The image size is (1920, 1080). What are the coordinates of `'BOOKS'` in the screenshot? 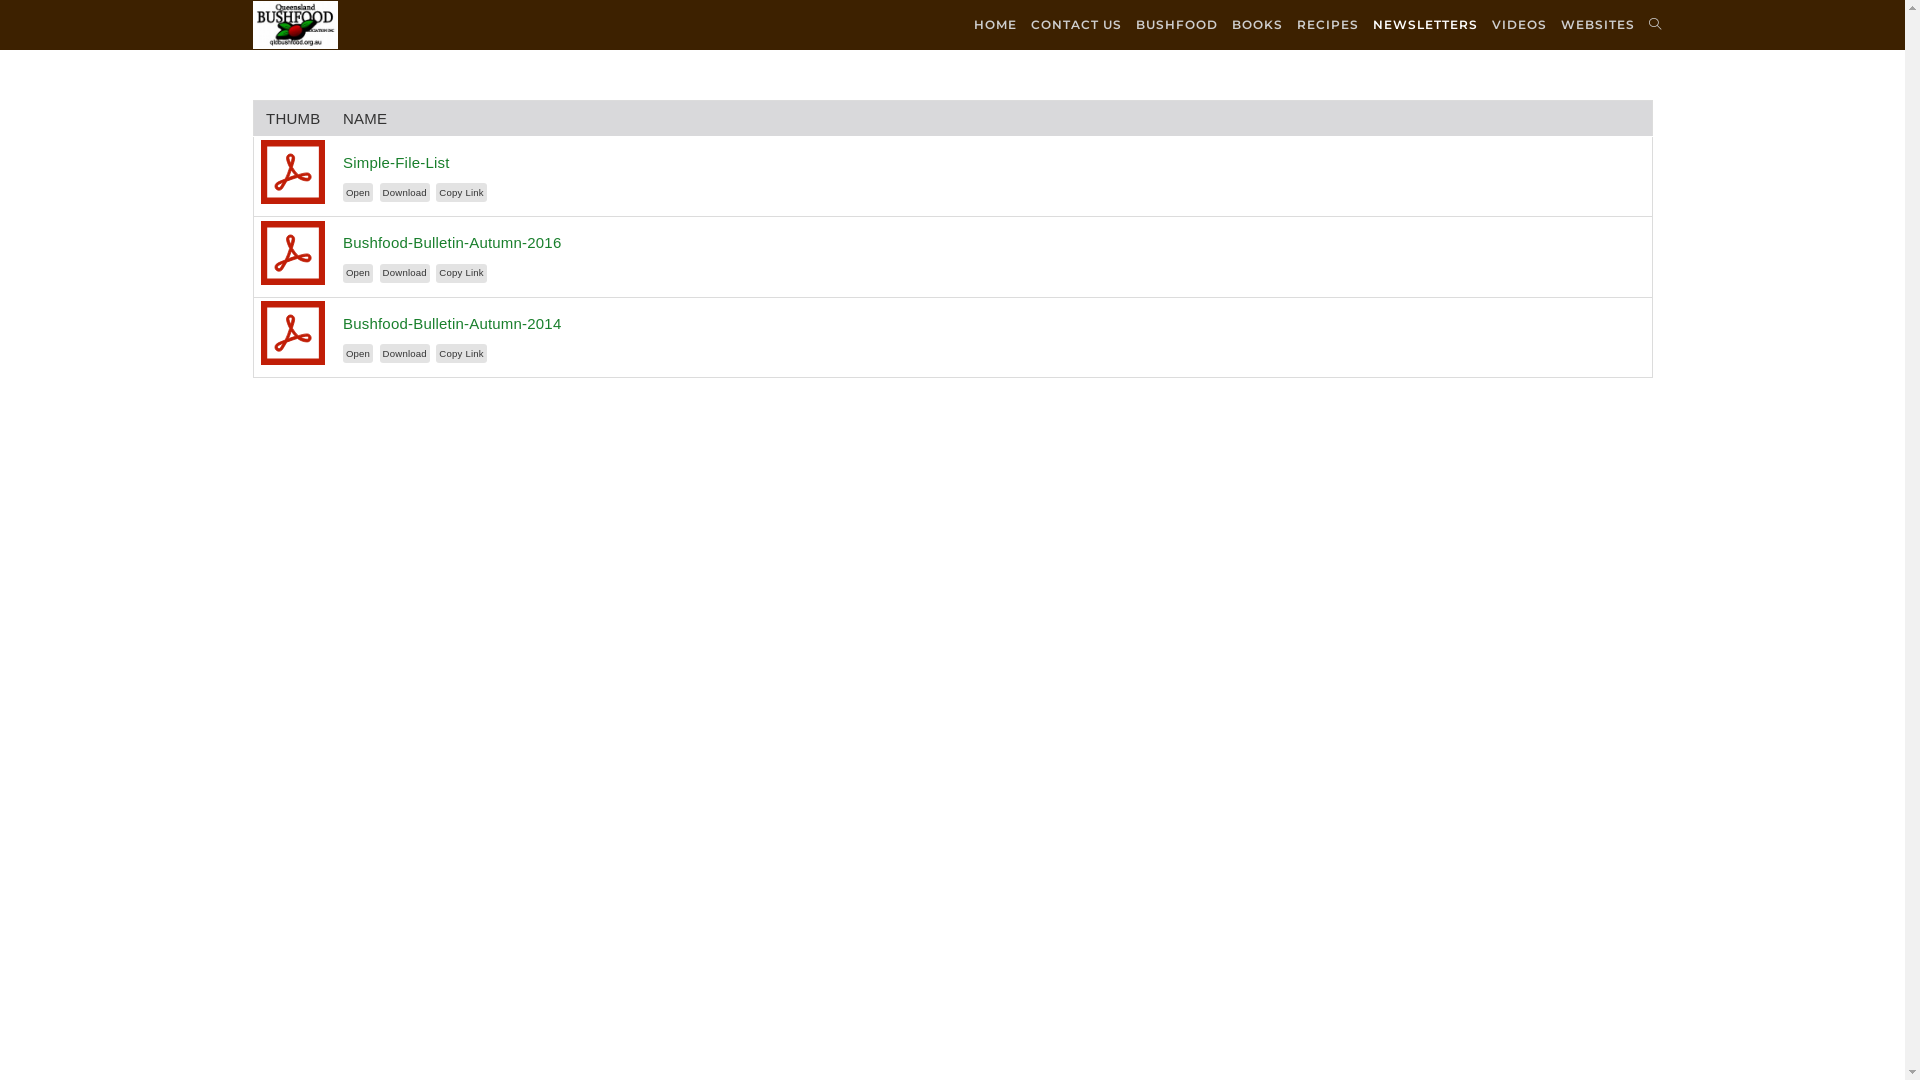 It's located at (1255, 24).